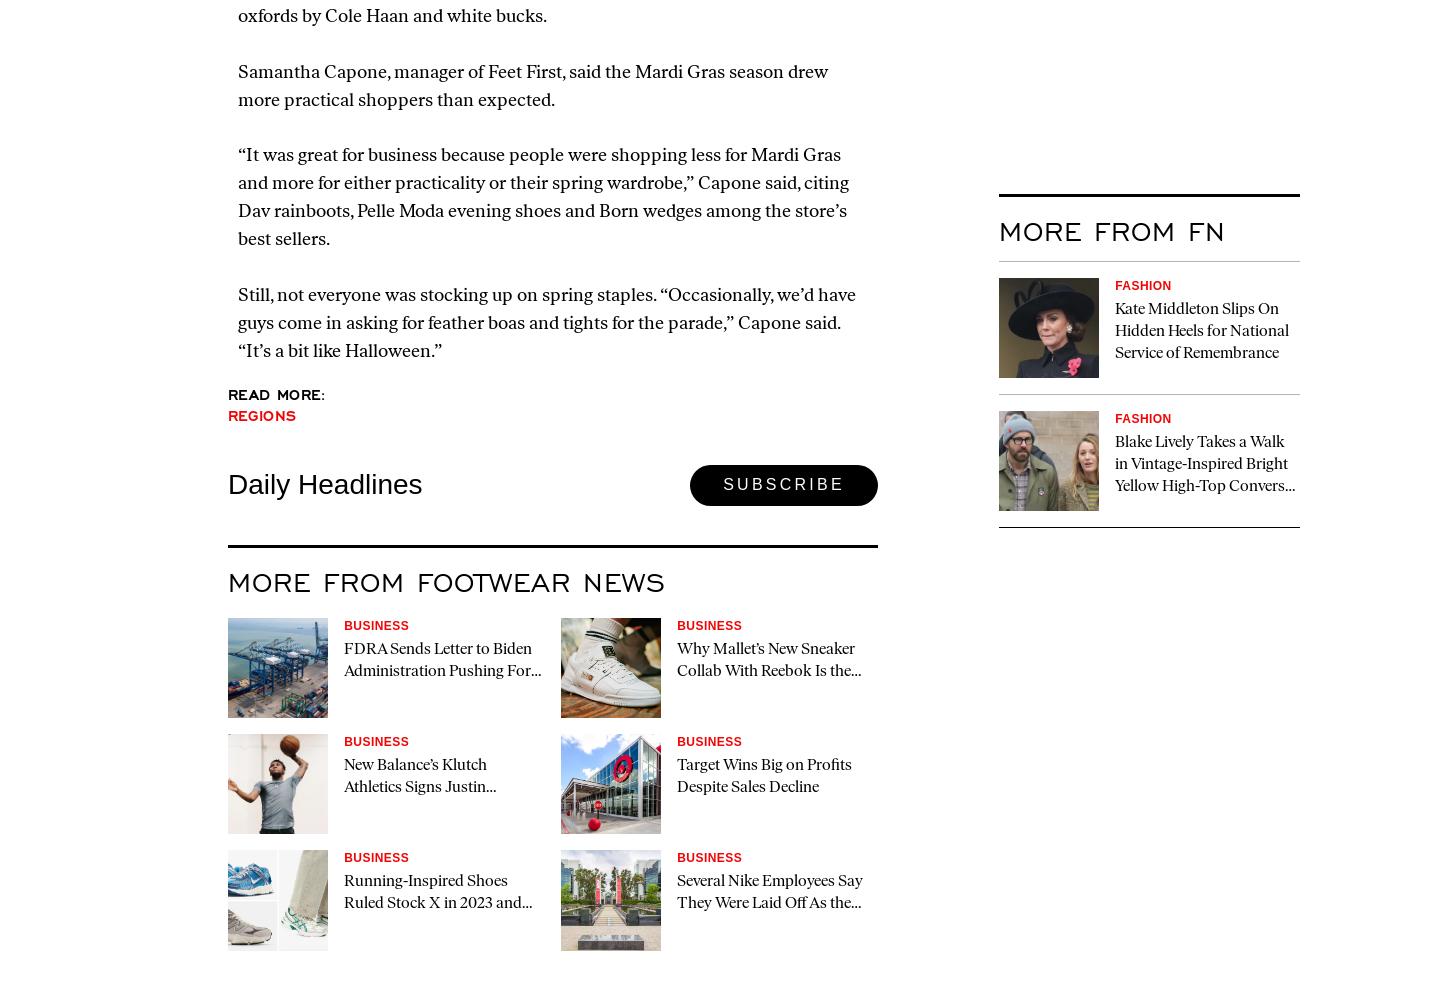 This screenshot has width=1440, height=1000. I want to click on 'Still, not everyone was stocking up on spring staples. “Occasionally, we’d have guys come in asking for feather boas and tights for the parade,” Capone said. “It’s a bit like Halloween.”', so click(547, 322).